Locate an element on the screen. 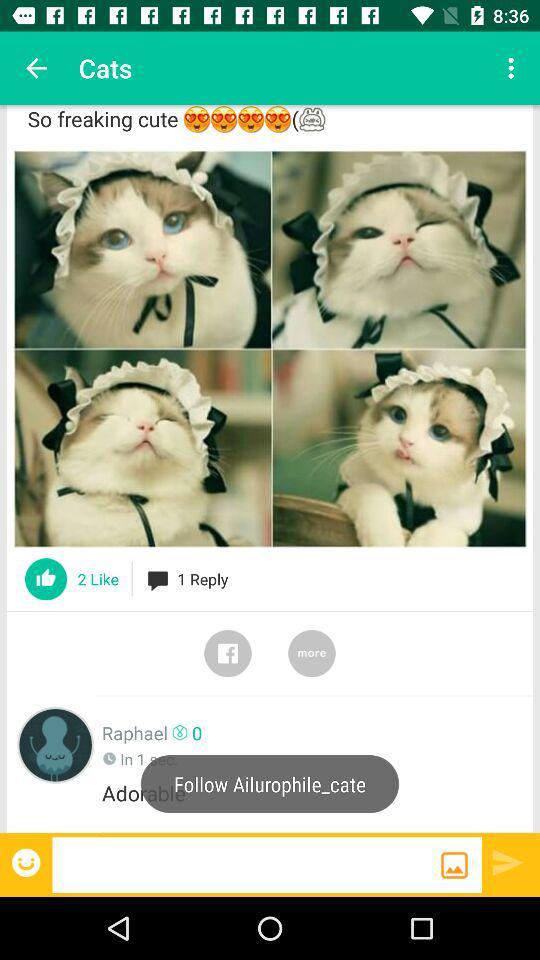 This screenshot has width=540, height=960. blank bar is located at coordinates (246, 863).